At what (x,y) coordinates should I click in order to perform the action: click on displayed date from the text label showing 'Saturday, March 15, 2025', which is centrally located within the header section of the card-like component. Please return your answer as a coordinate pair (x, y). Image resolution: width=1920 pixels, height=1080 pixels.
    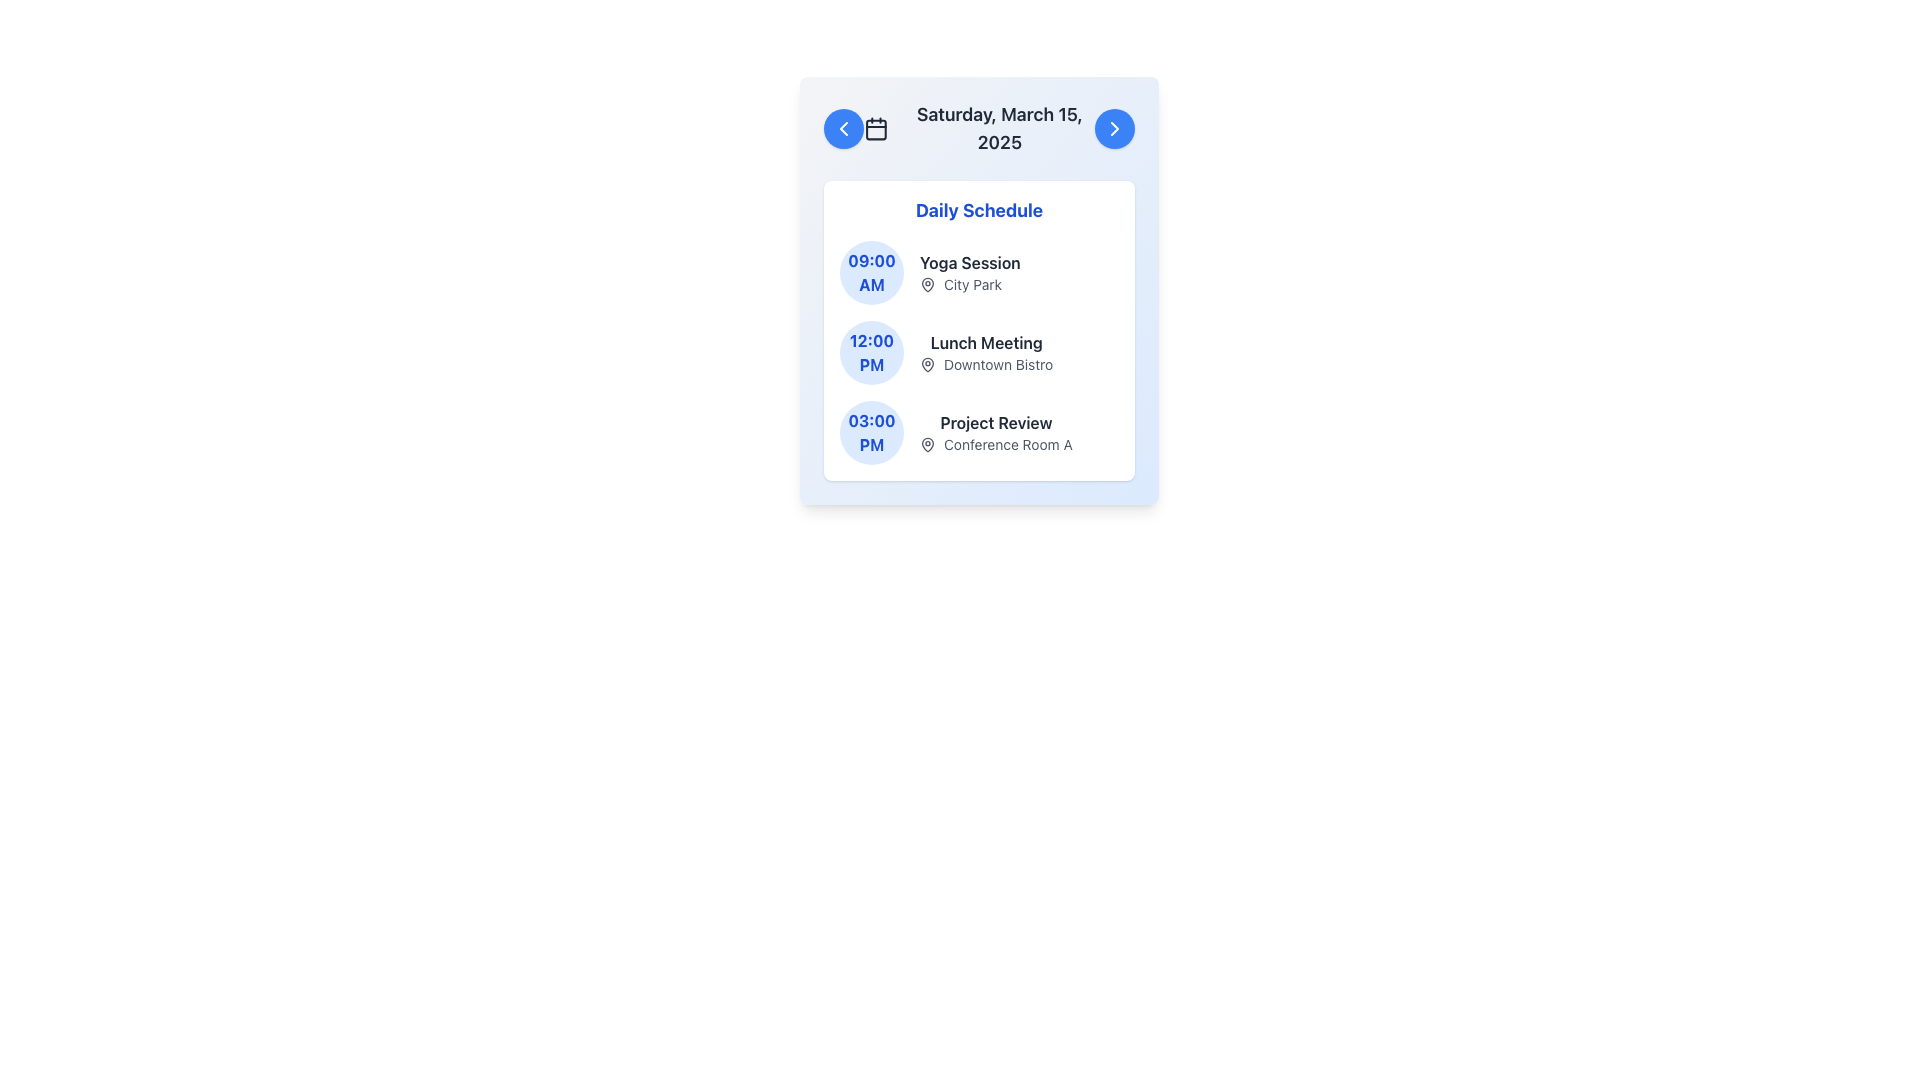
    Looking at the image, I should click on (979, 128).